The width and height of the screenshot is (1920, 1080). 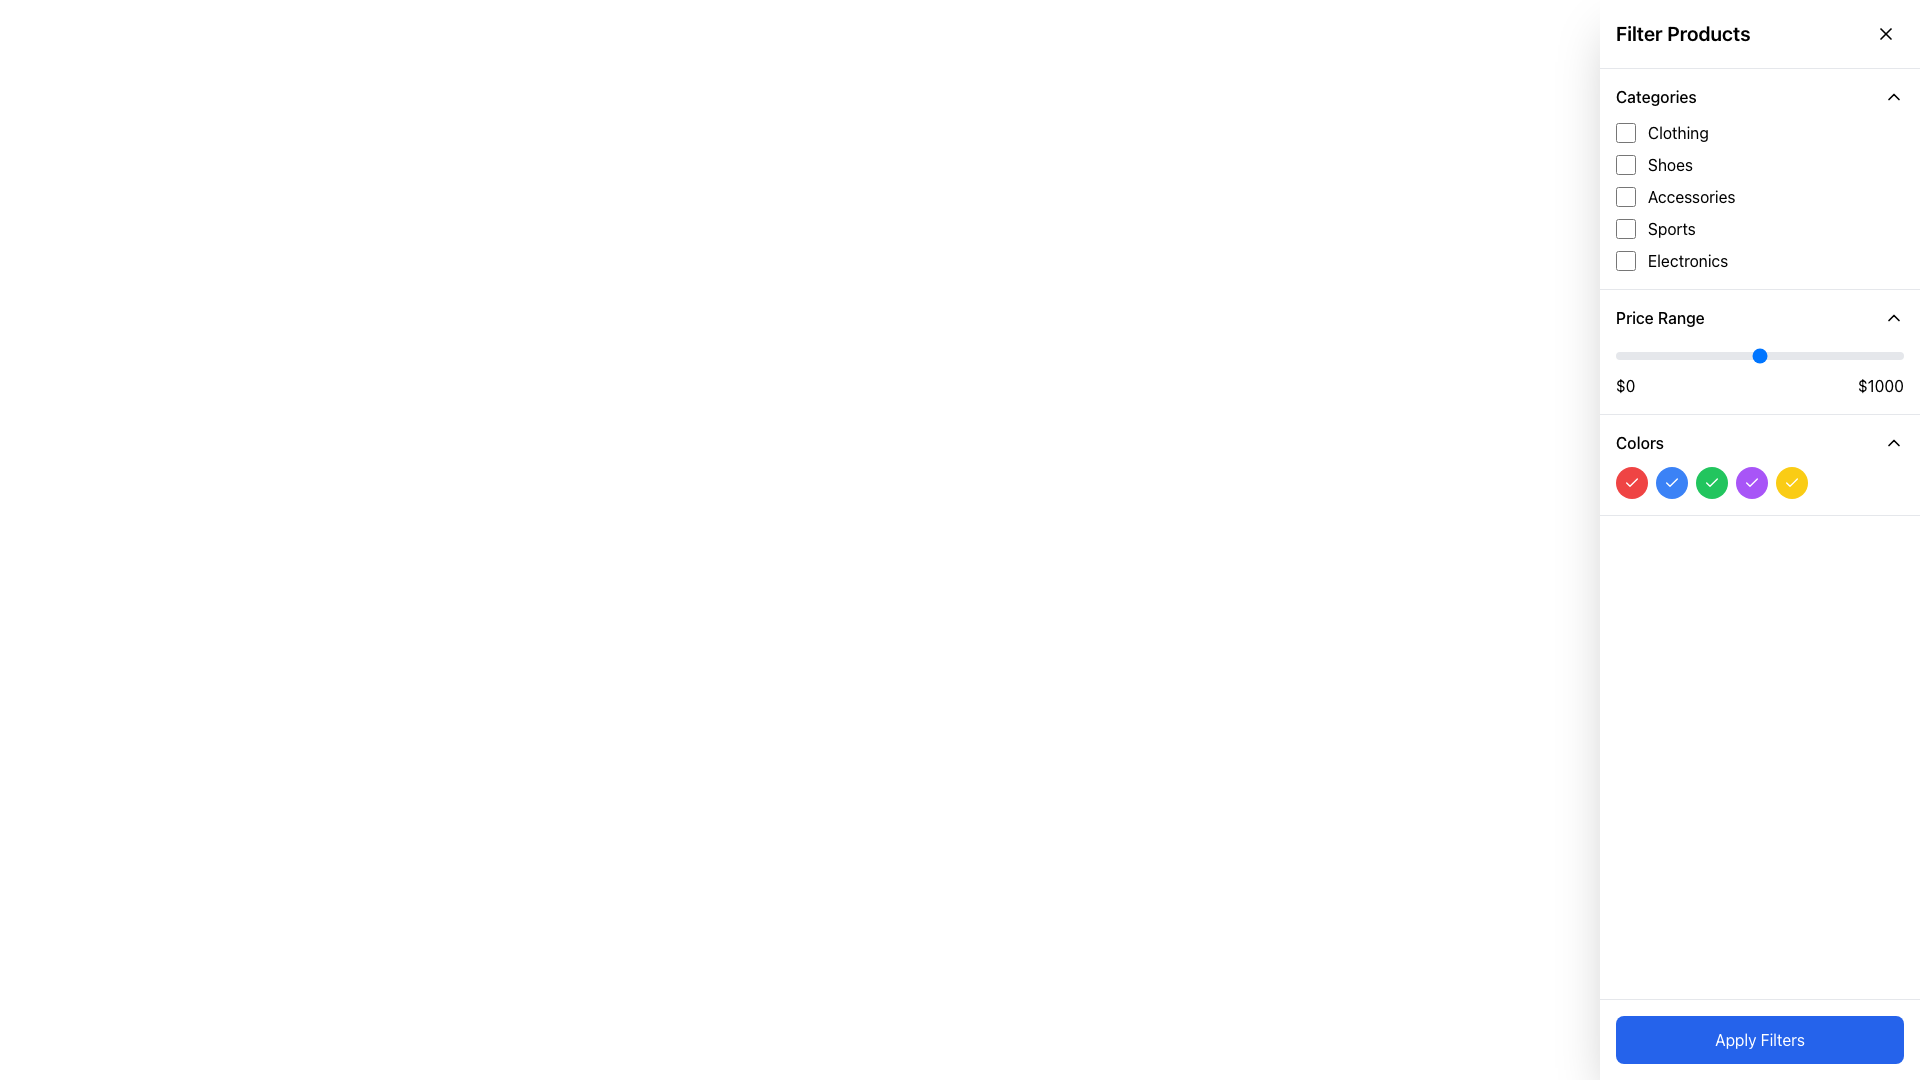 What do you see at coordinates (1845, 354) in the screenshot?
I see `the price range slider` at bounding box center [1845, 354].